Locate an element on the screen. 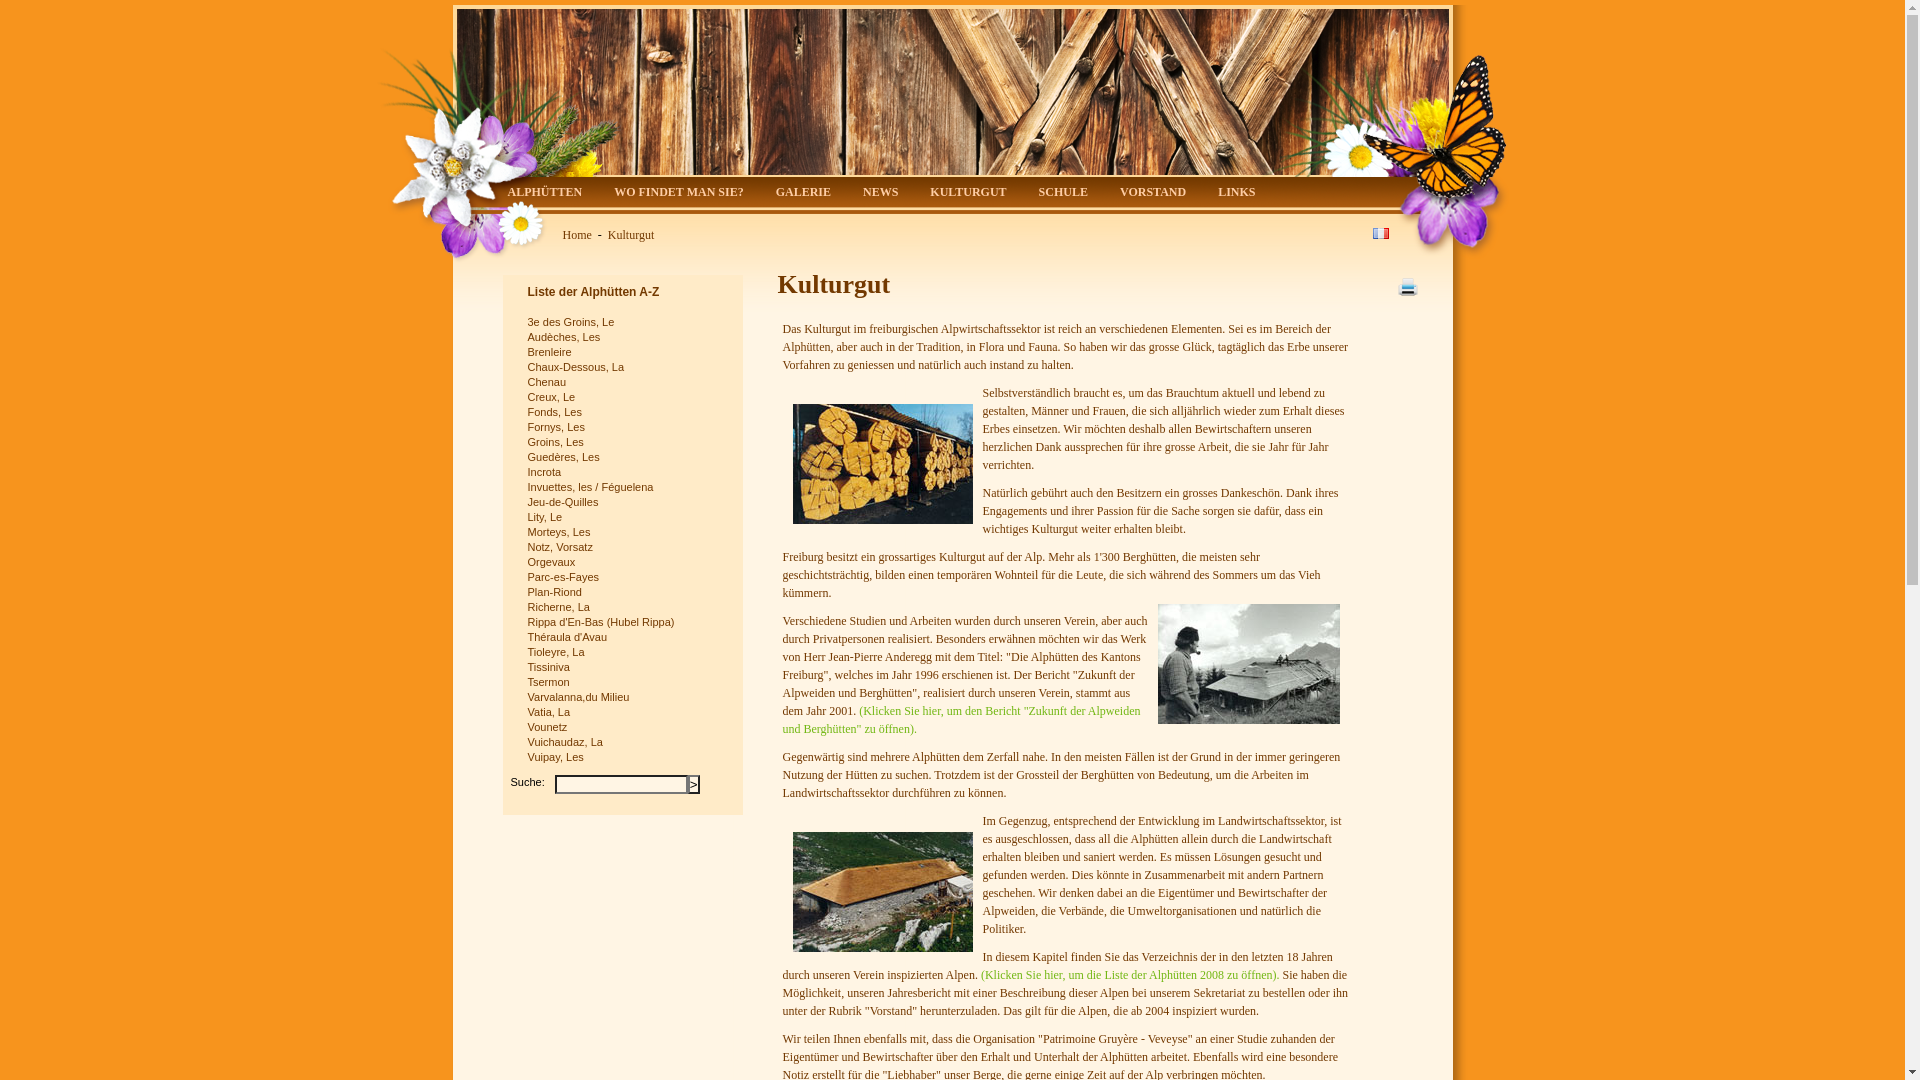  'LINKS' is located at coordinates (1235, 193).